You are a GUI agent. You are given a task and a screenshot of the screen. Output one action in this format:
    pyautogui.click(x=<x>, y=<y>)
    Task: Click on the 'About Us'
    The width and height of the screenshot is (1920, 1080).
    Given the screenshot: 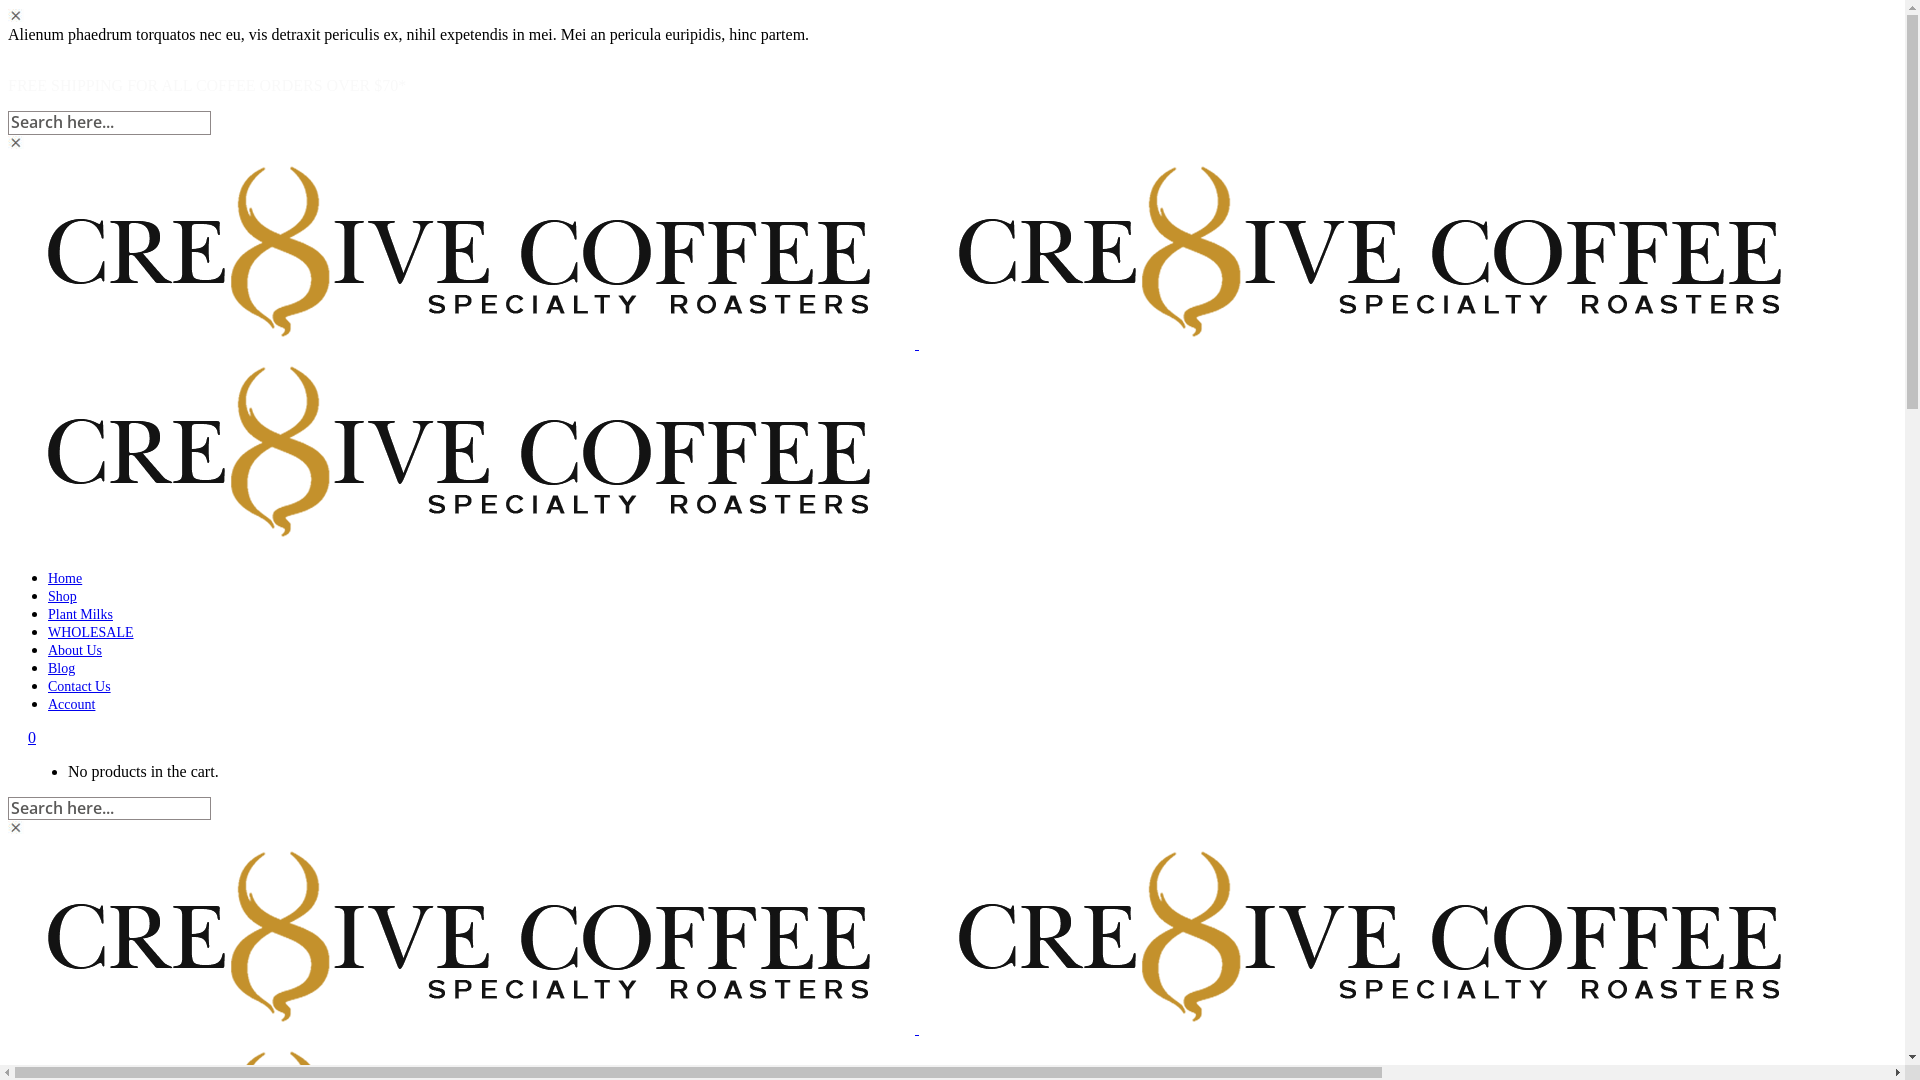 What is the action you would take?
    pyautogui.click(x=75, y=650)
    